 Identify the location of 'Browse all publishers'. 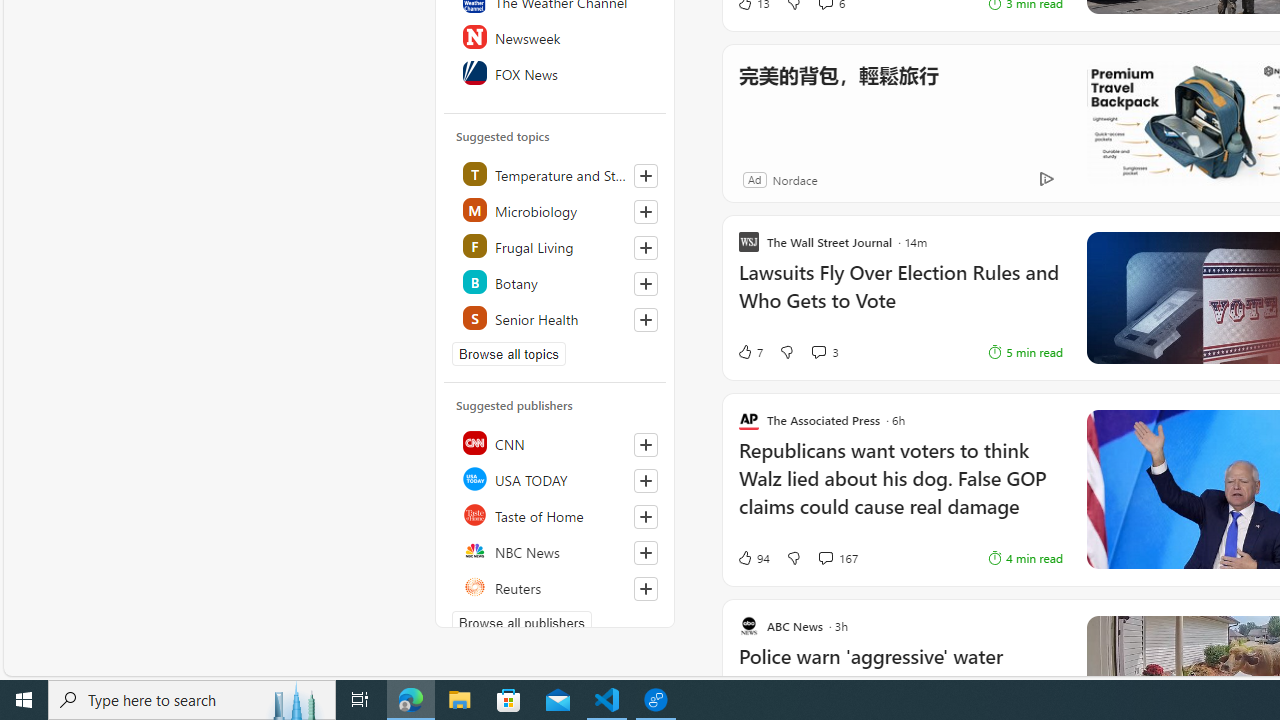
(521, 622).